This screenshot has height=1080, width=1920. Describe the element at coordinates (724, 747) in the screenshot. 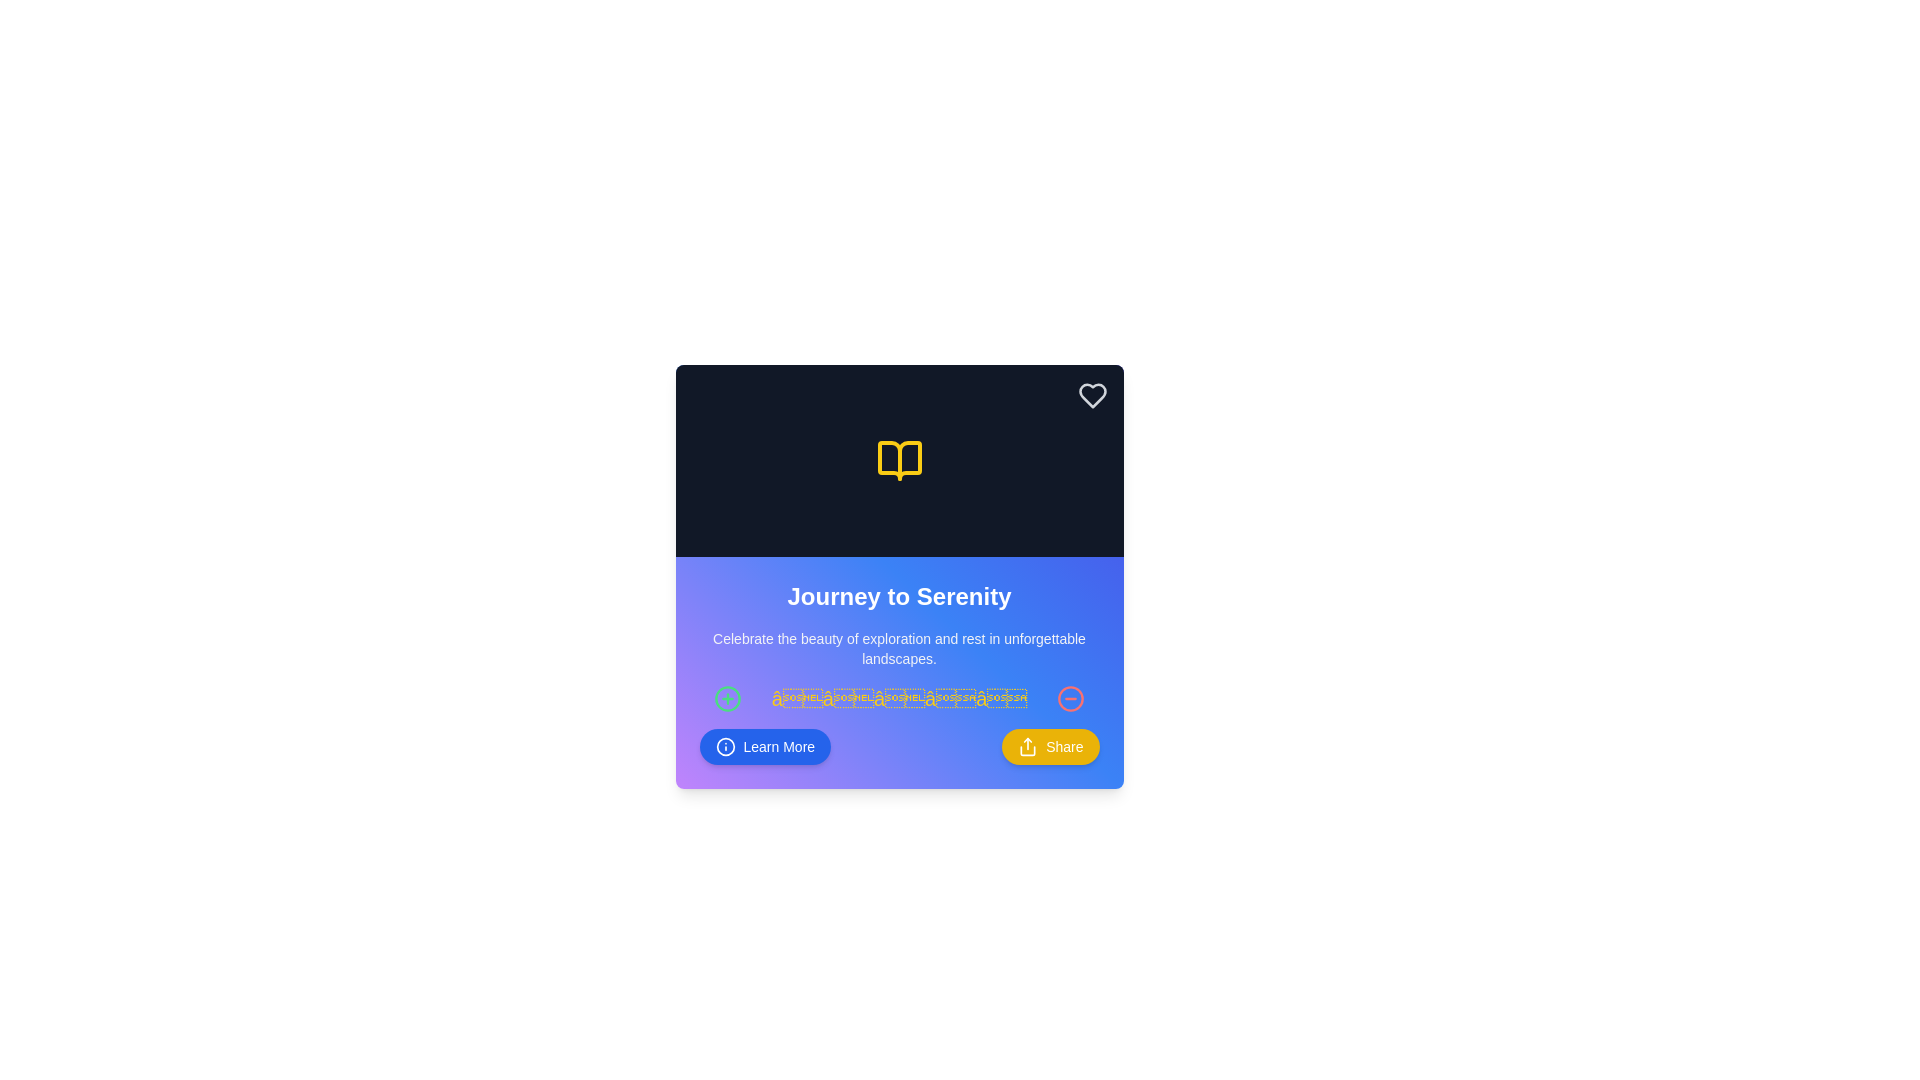

I see `the circular blue icon with a white information glyph, located inside the 'Learn More' button at the bottom-left corner of the card interface` at that location.